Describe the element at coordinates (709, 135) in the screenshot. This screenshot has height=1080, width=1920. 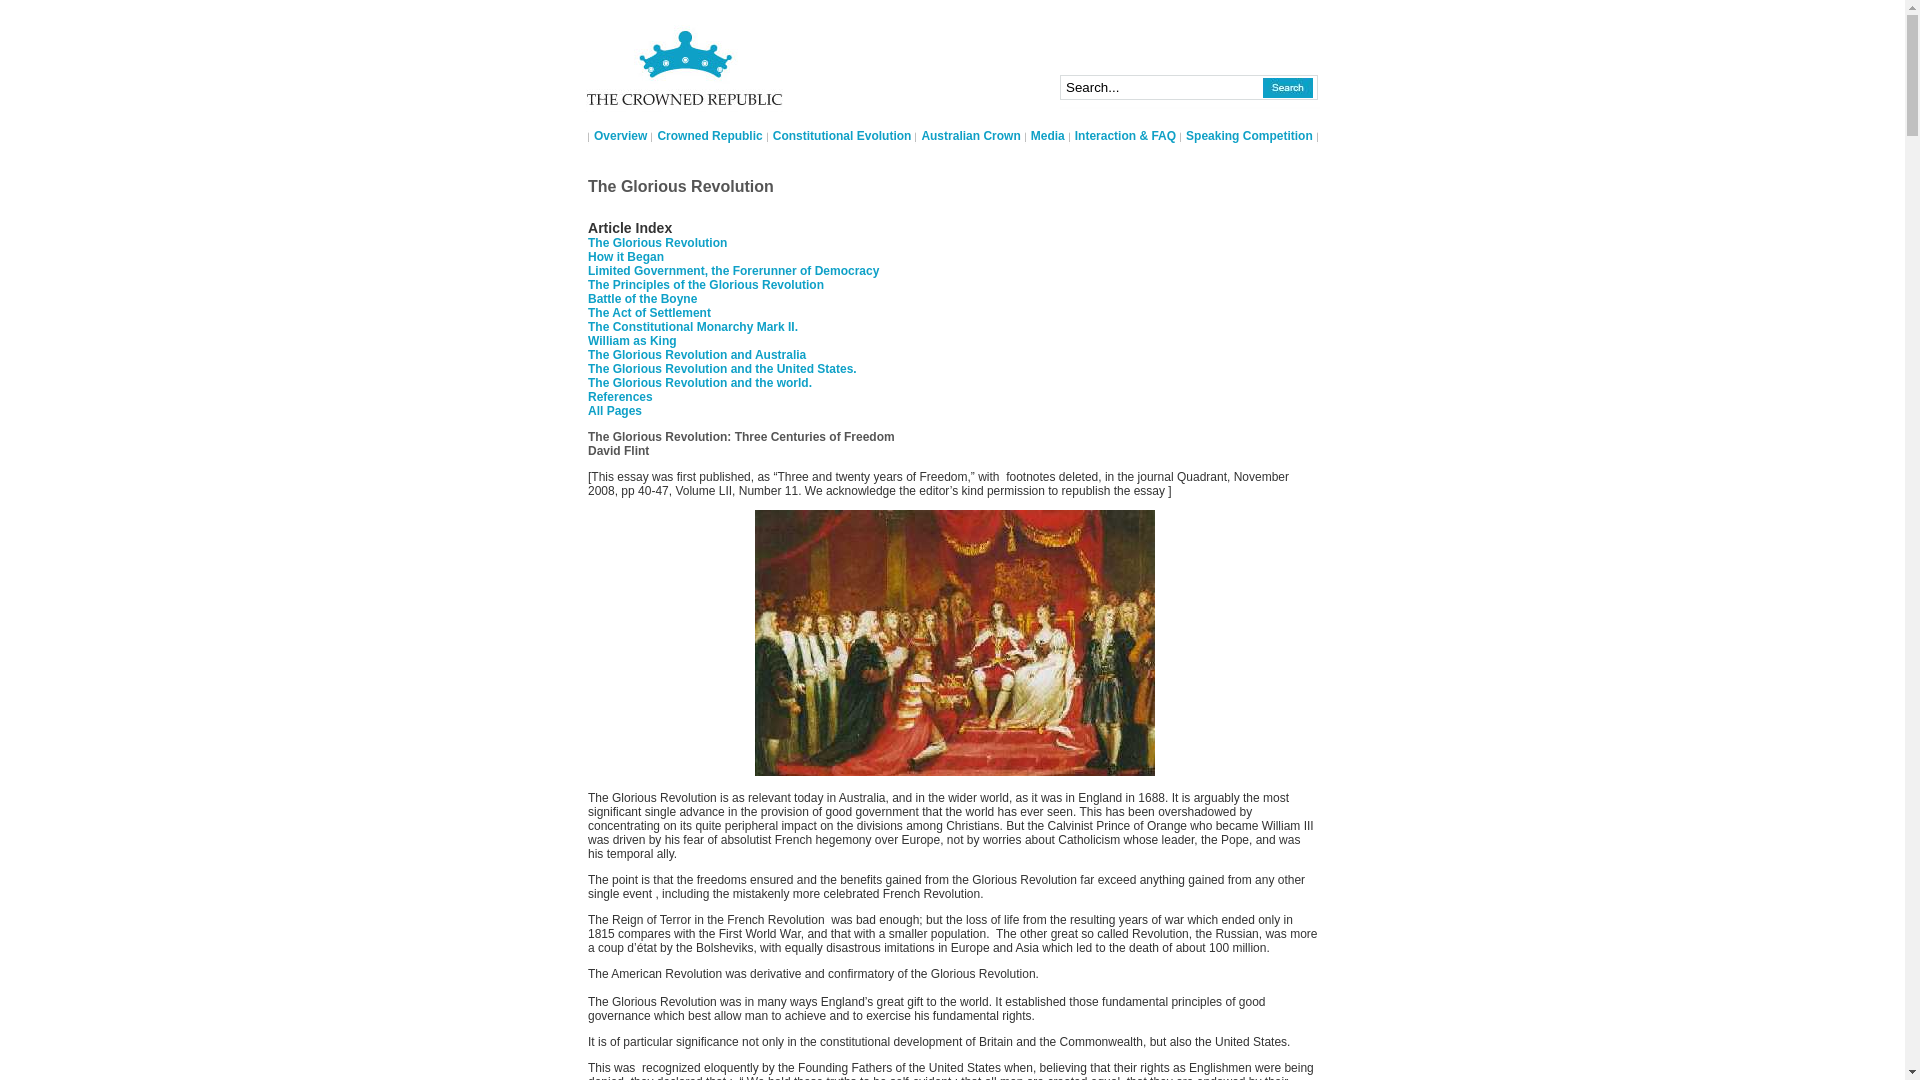
I see `'Crowned Republic'` at that location.